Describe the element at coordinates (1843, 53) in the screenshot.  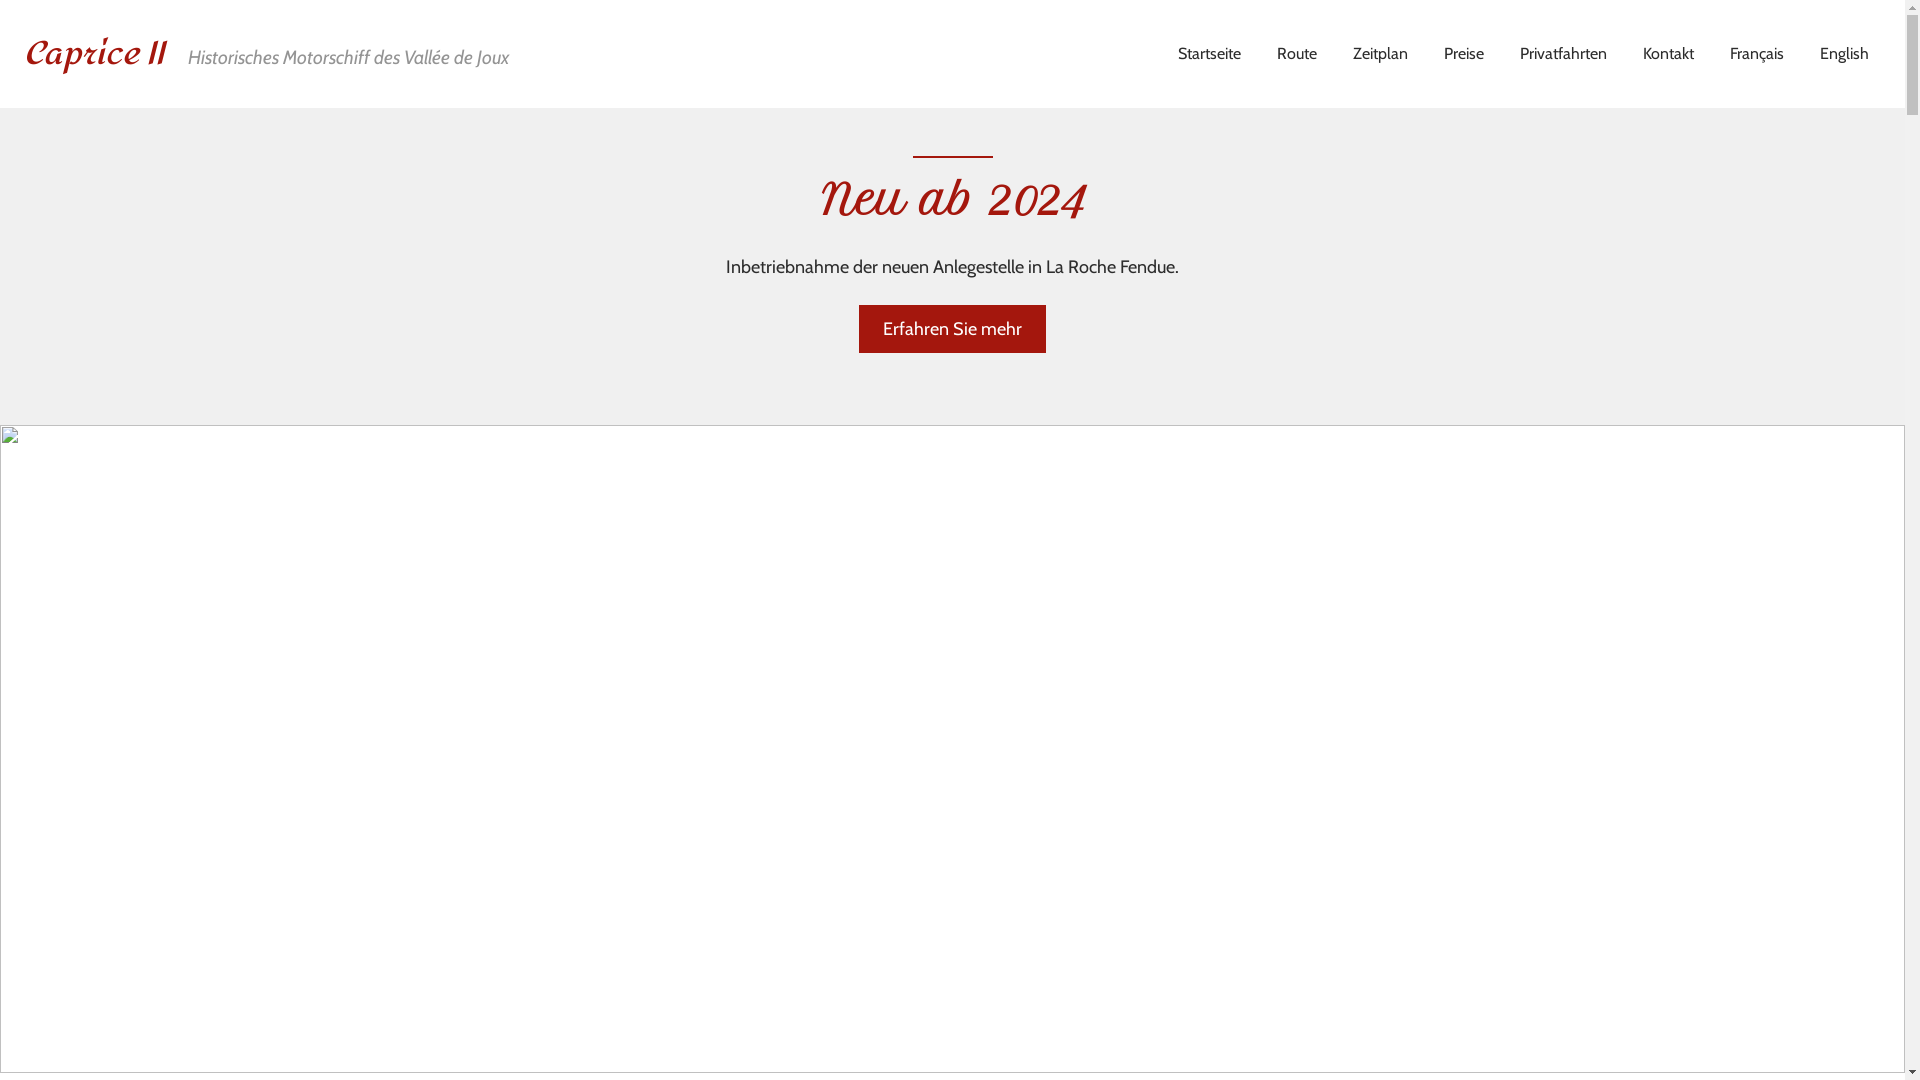
I see `'English'` at that location.